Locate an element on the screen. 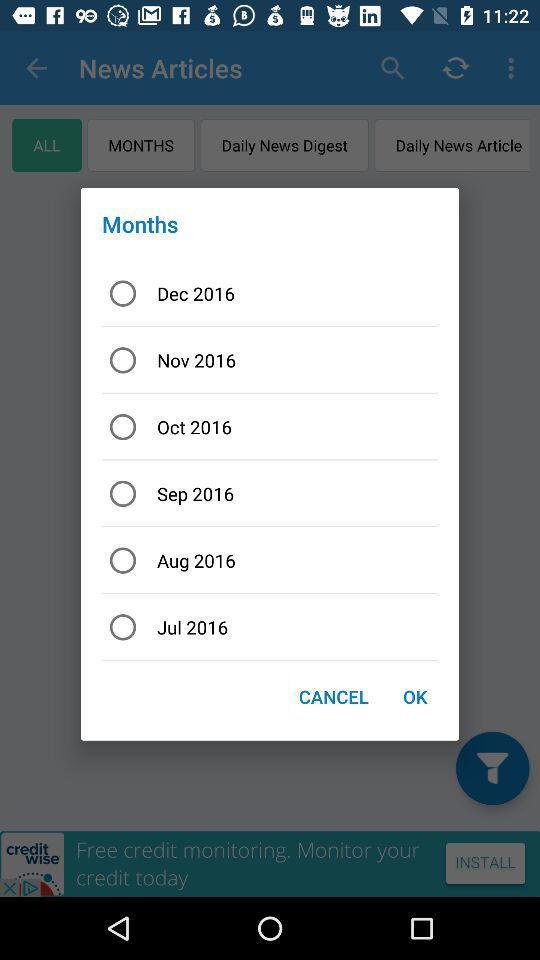 This screenshot has width=540, height=960. cancel item is located at coordinates (333, 696).